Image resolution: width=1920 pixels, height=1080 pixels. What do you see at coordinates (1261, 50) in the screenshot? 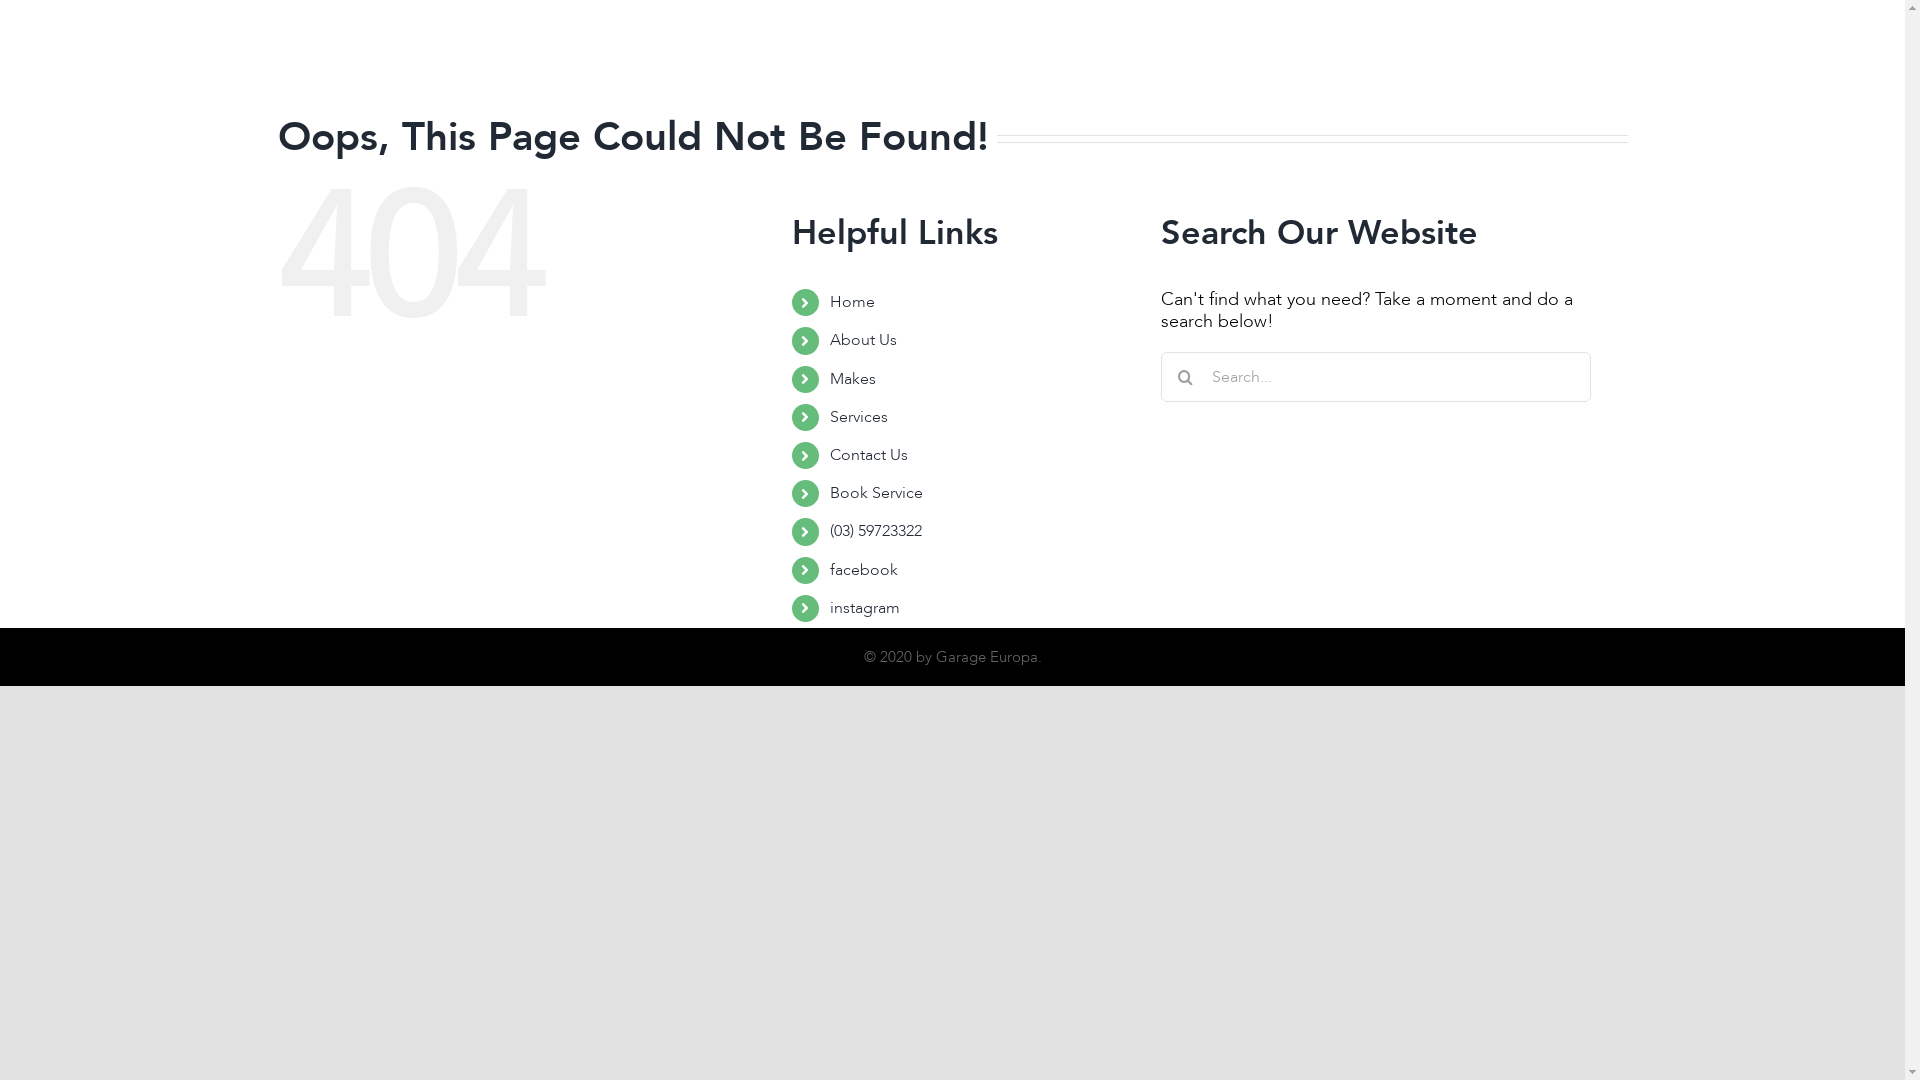
I see `'Book Service'` at bounding box center [1261, 50].